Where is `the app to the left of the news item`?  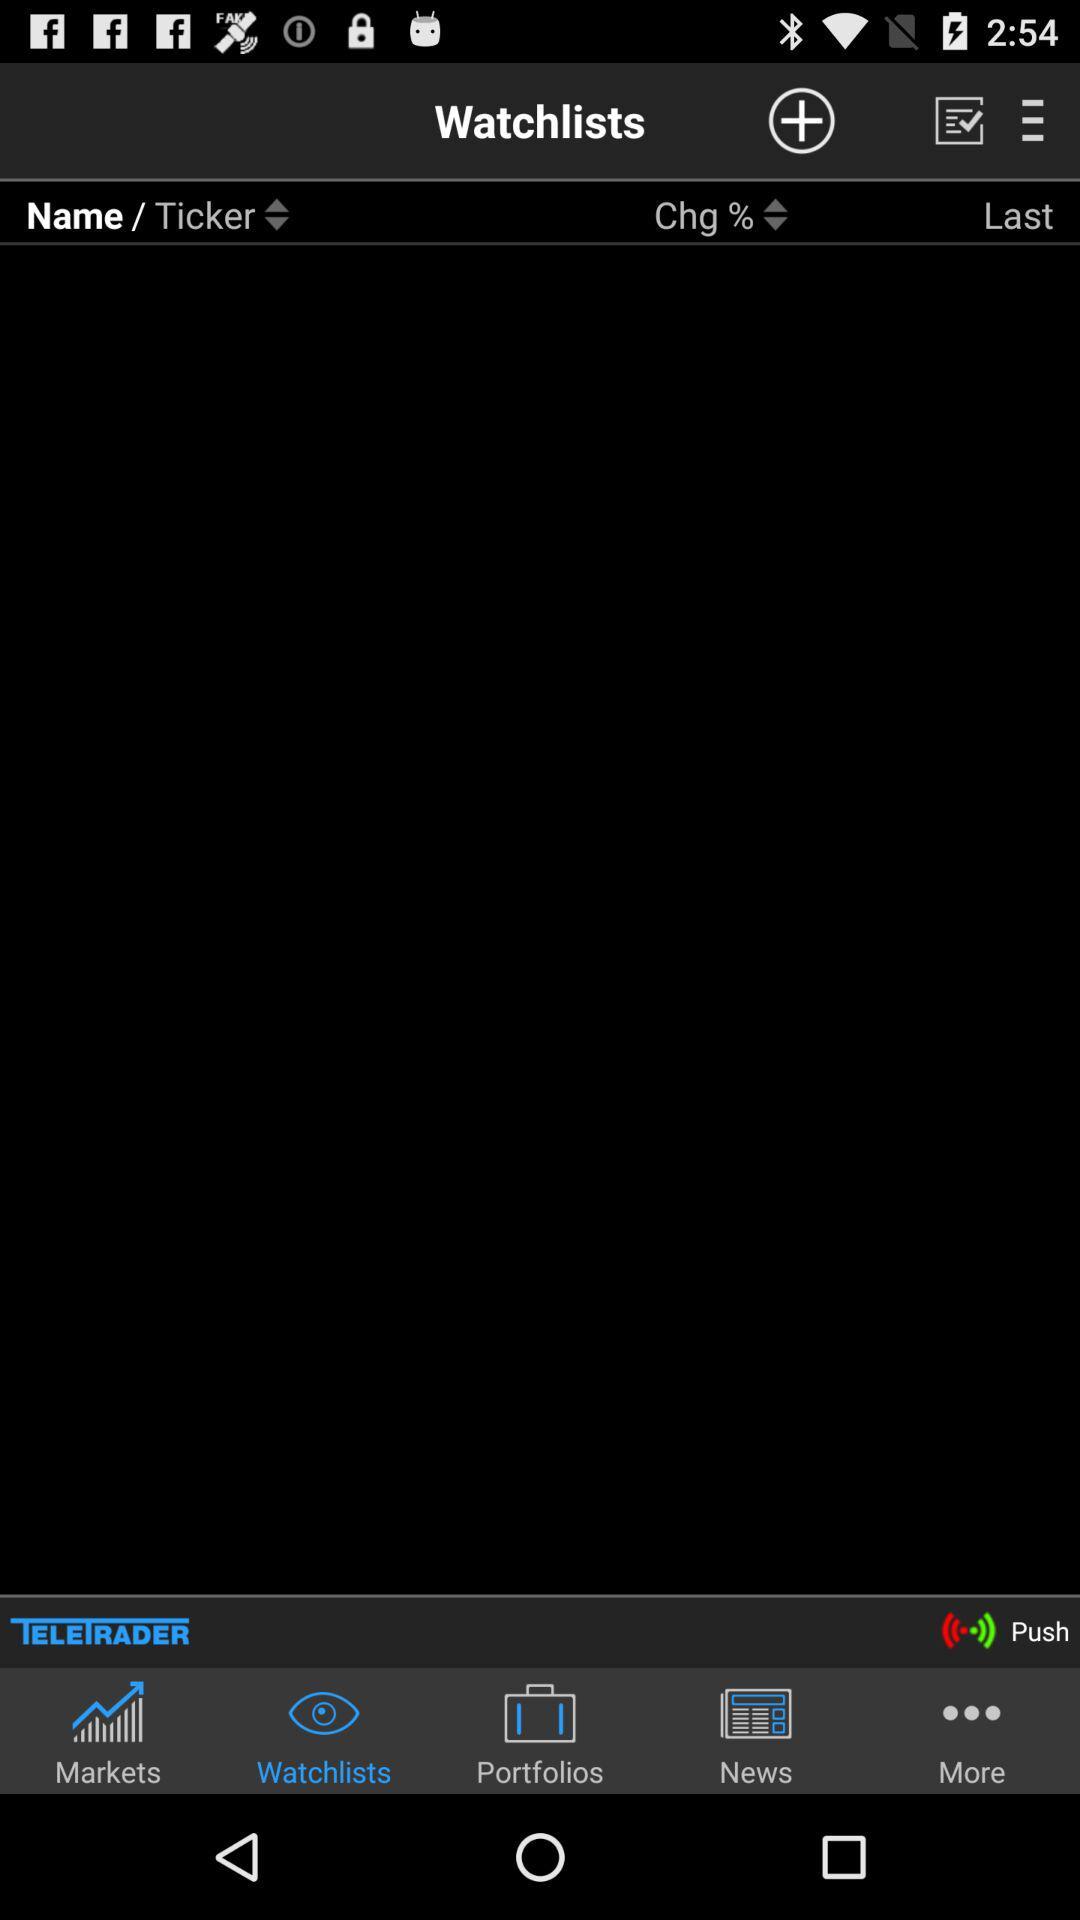 the app to the left of the news item is located at coordinates (540, 1732).